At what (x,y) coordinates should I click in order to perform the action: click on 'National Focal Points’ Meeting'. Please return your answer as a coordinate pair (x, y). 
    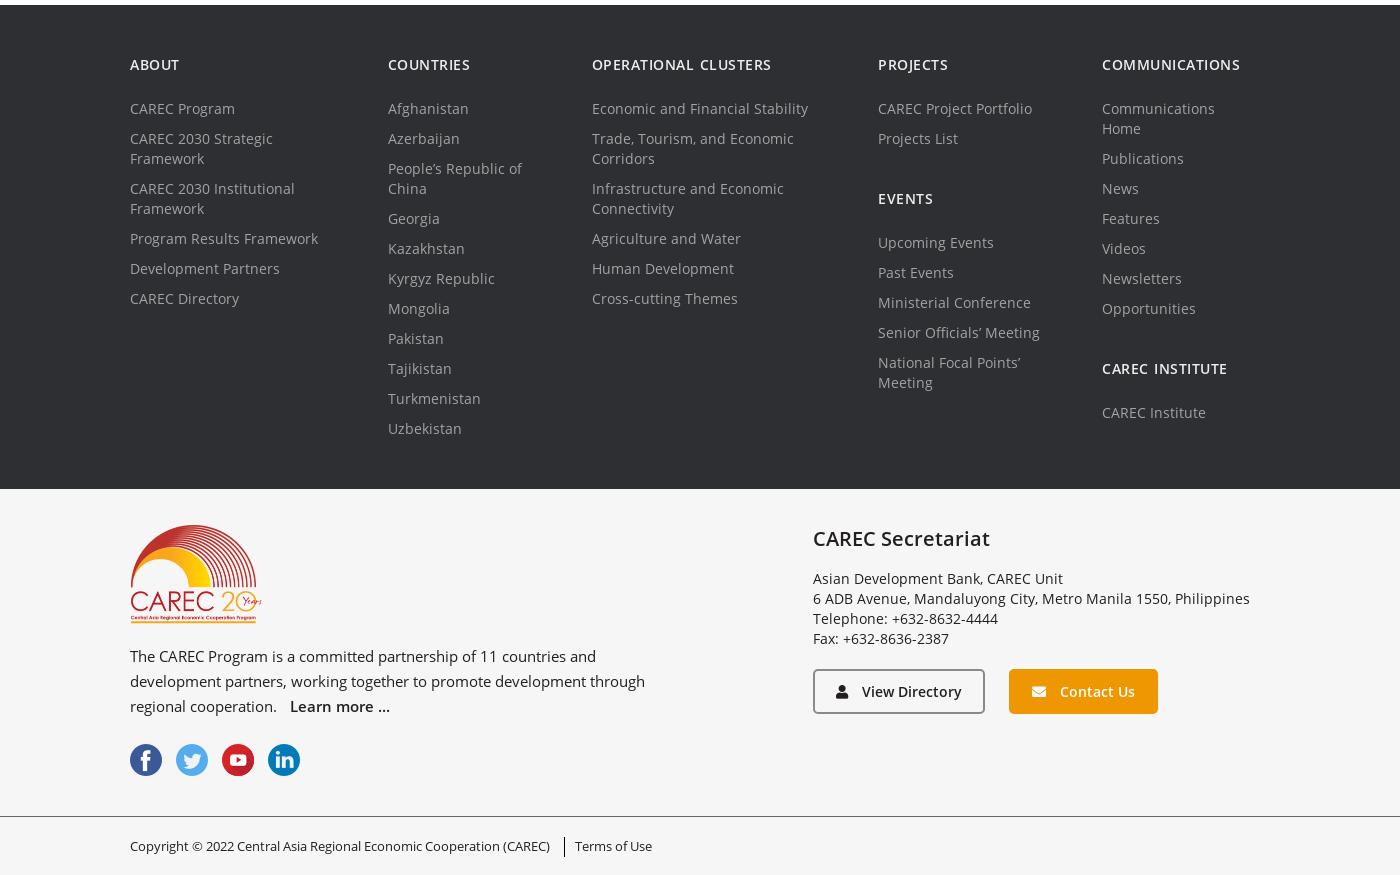
    Looking at the image, I should click on (949, 372).